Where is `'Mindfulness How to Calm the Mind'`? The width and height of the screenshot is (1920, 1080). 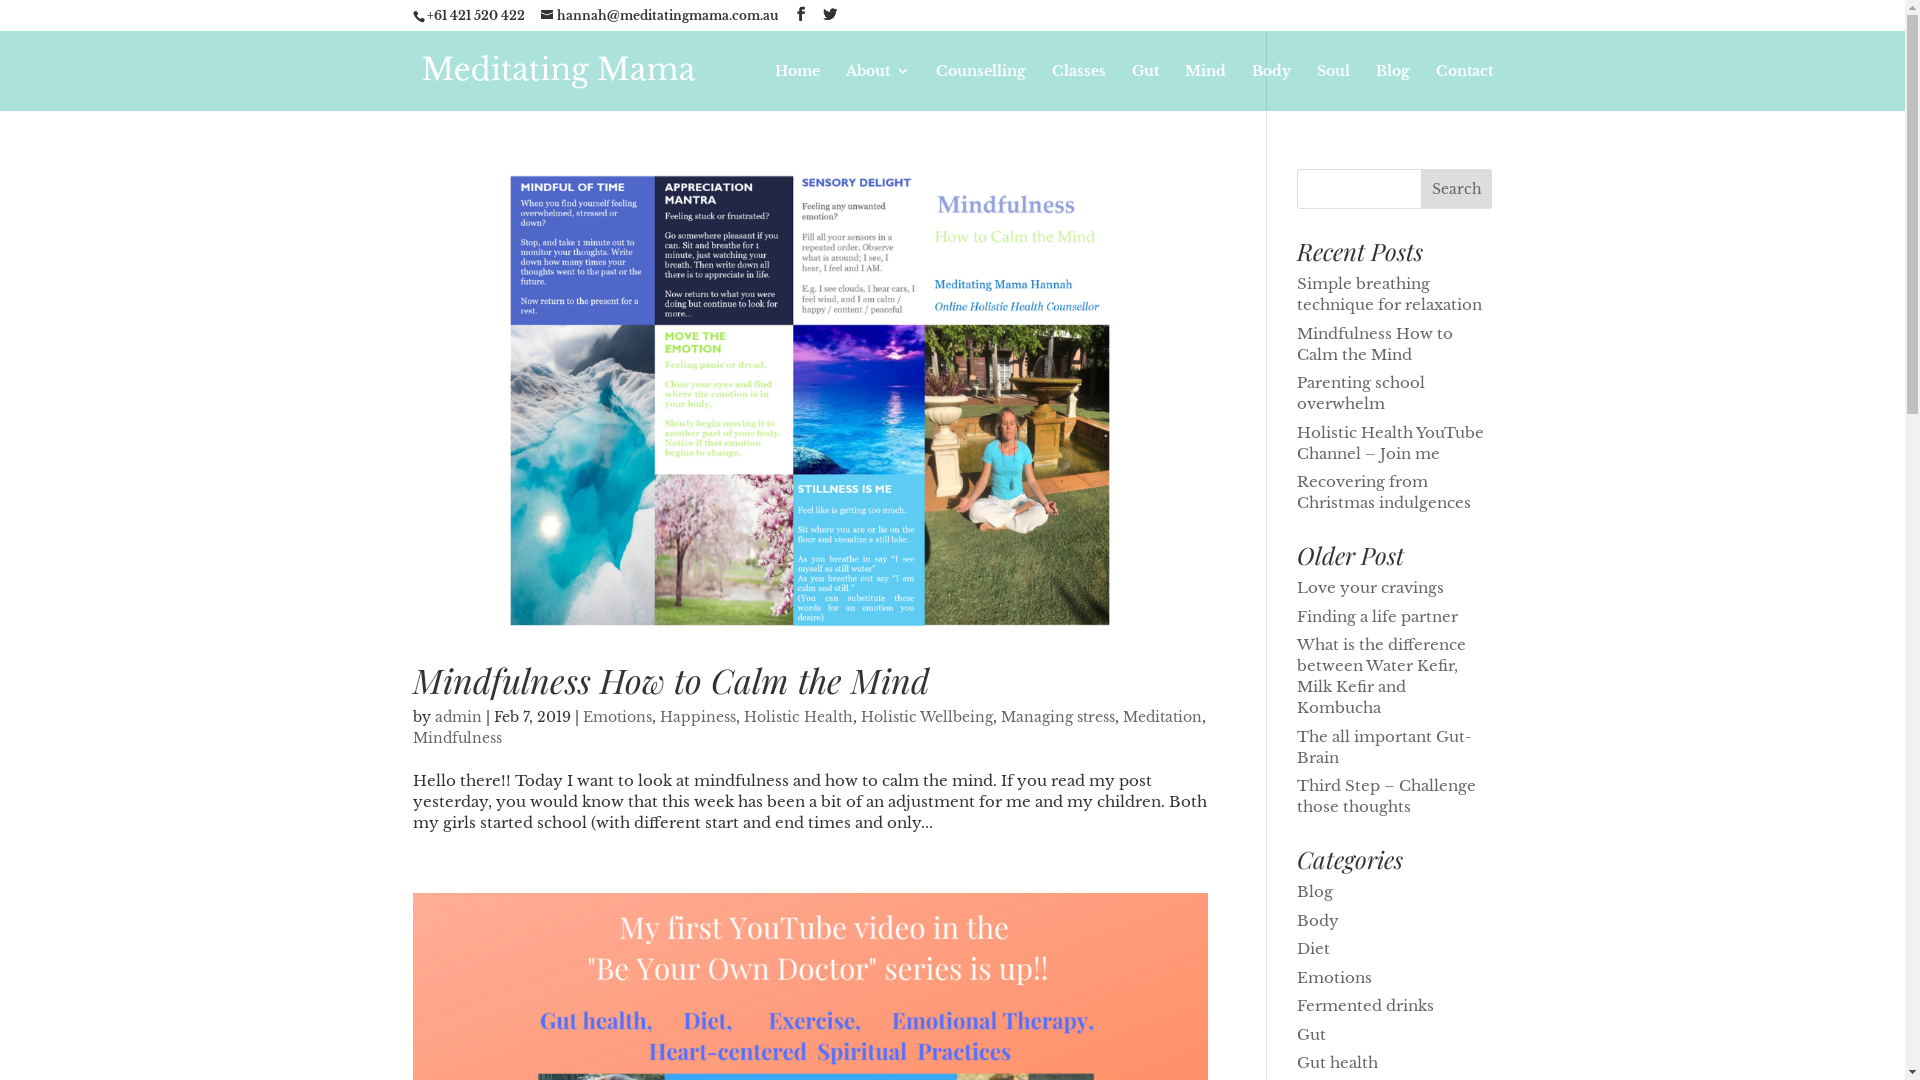 'Mindfulness How to Calm the Mind' is located at coordinates (1373, 342).